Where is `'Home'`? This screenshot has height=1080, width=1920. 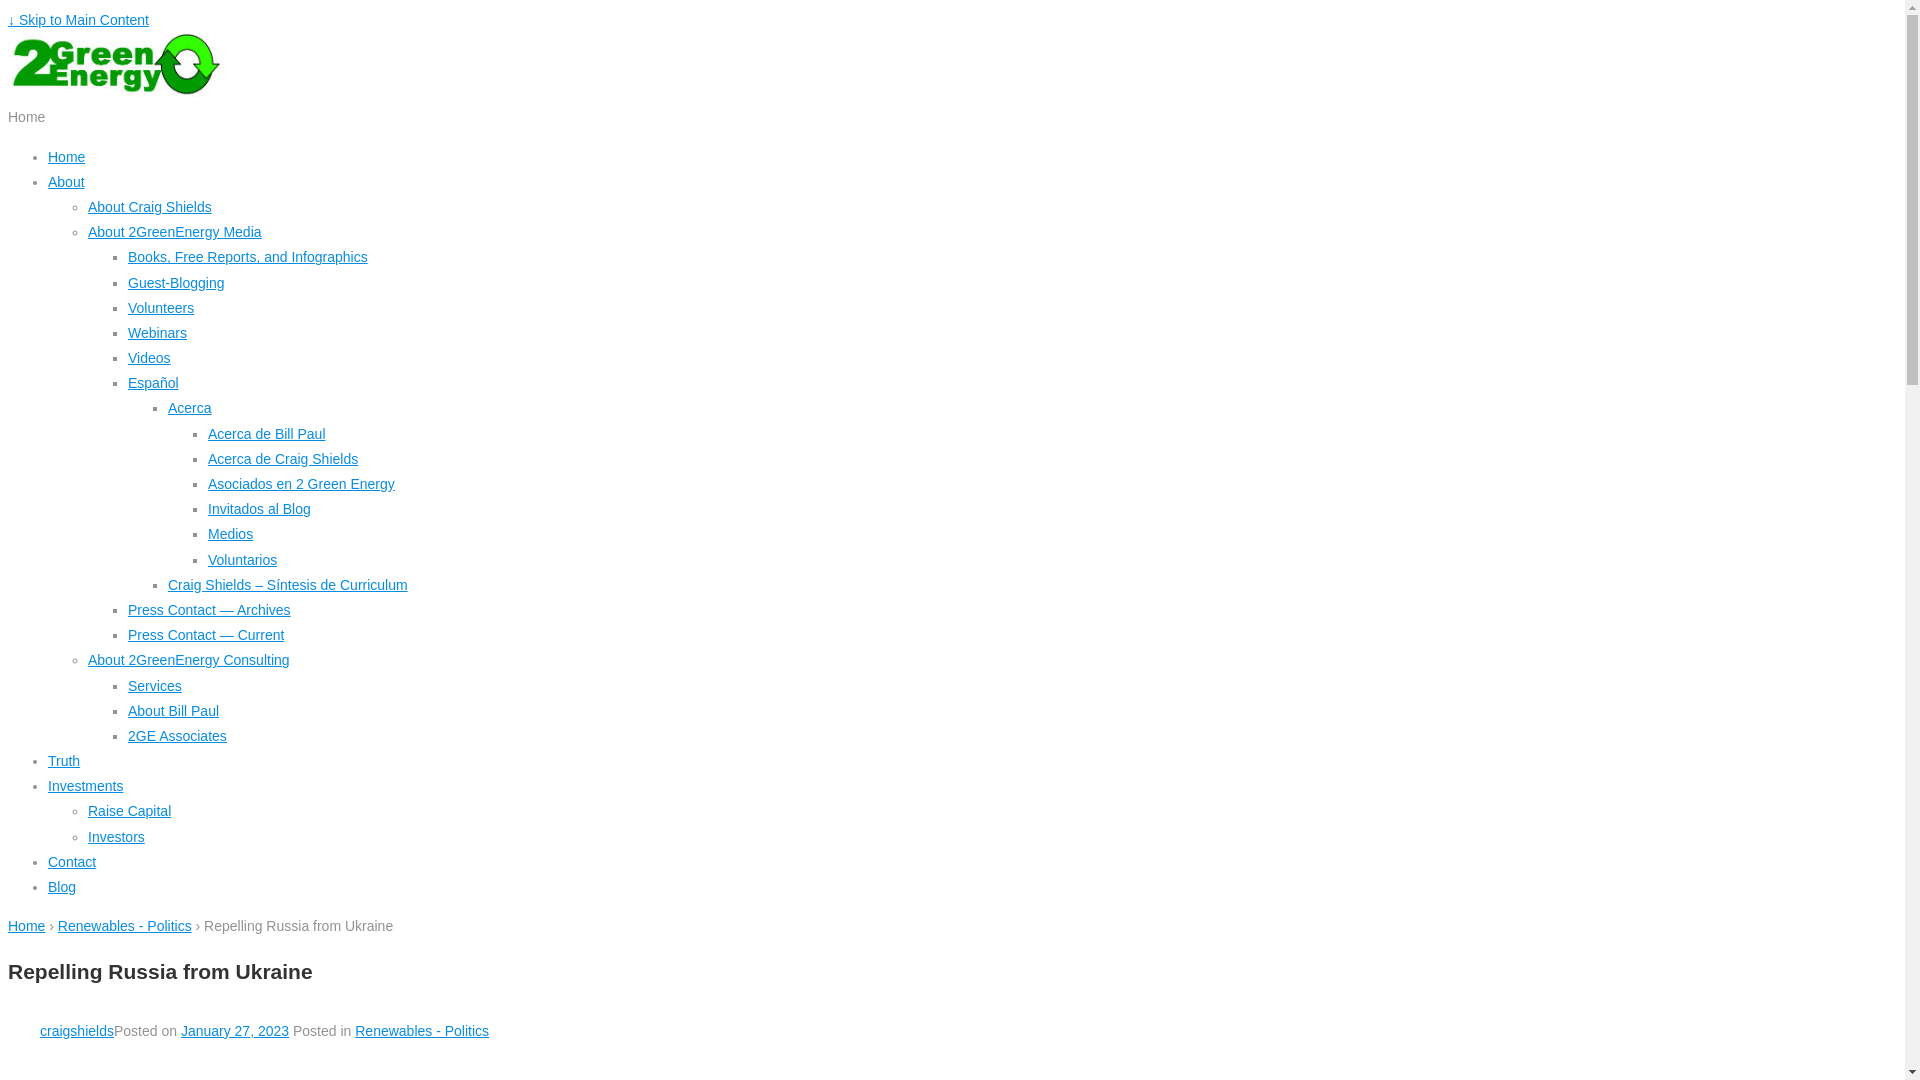 'Home' is located at coordinates (66, 156).